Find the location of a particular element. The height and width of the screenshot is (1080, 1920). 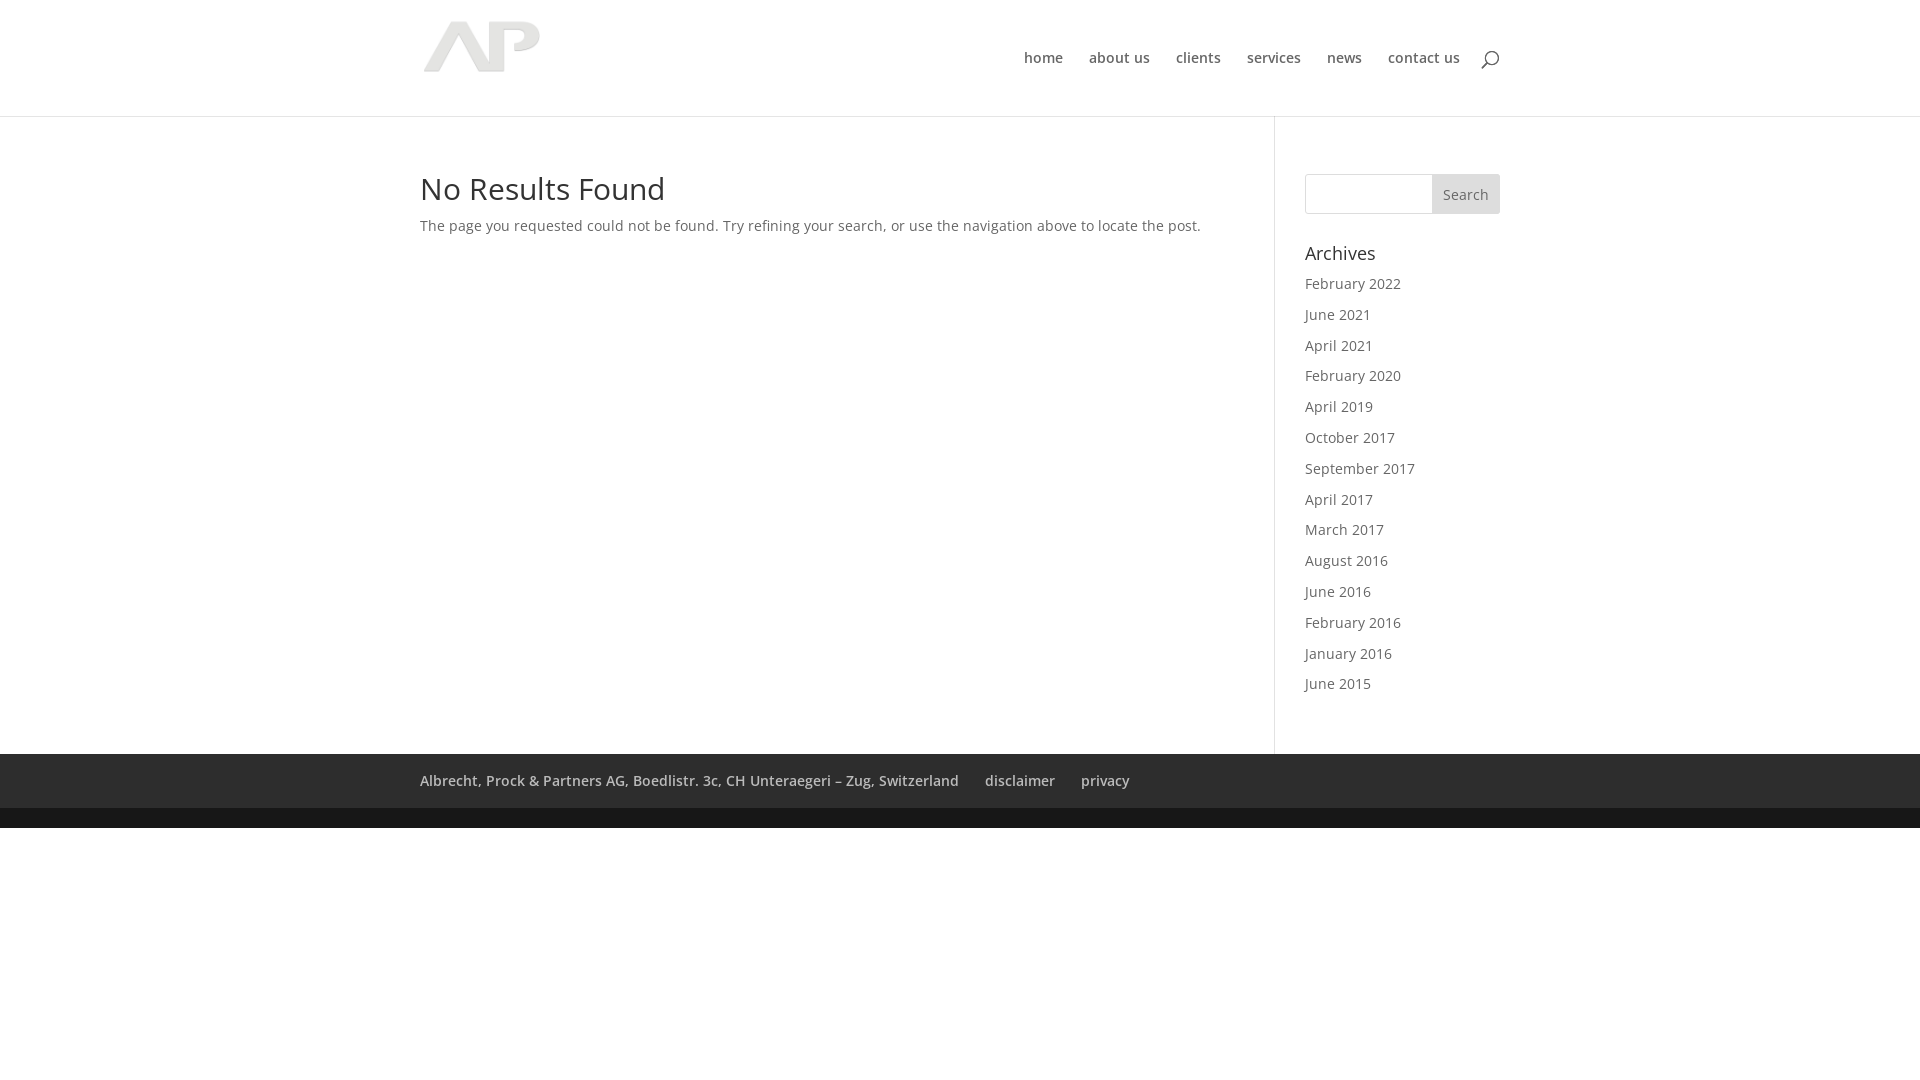

'disclaimer' is located at coordinates (1019, 779).